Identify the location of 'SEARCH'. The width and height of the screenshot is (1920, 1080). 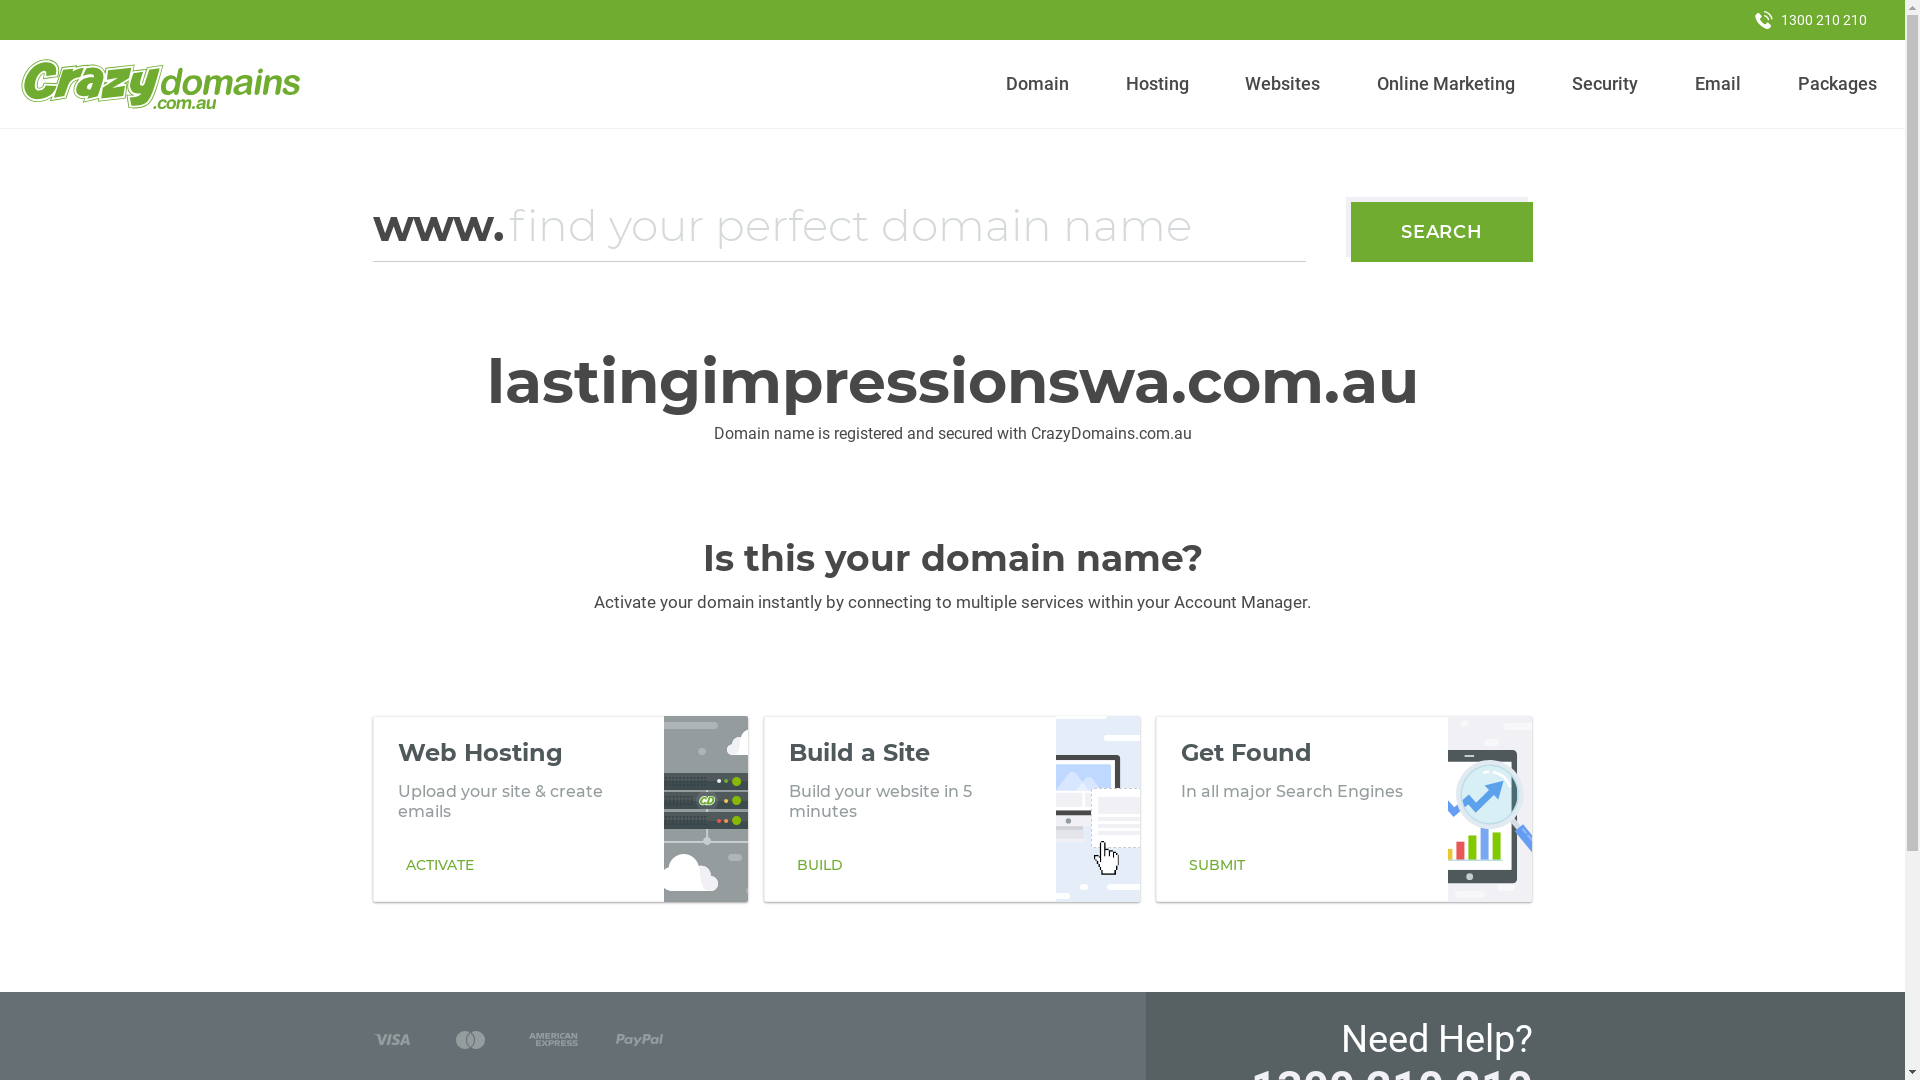
(1350, 230).